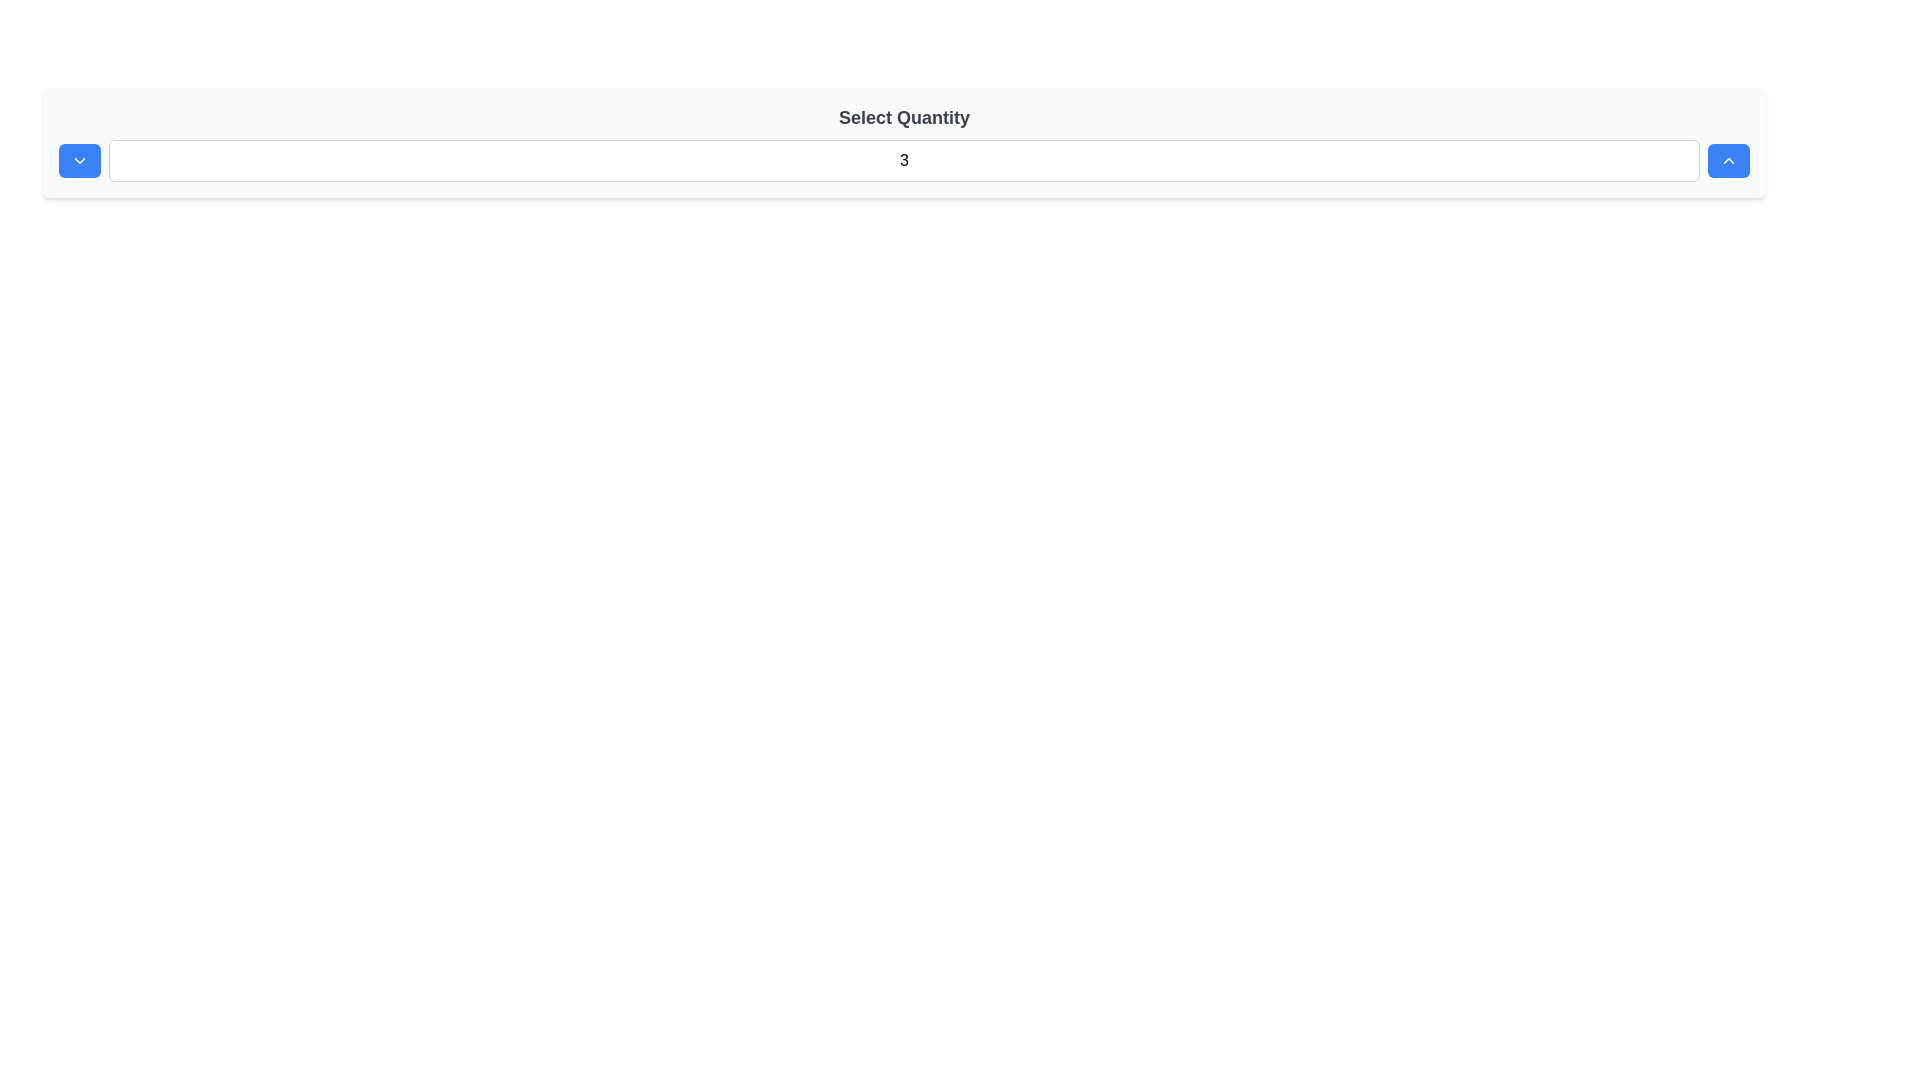  Describe the element at coordinates (80, 160) in the screenshot. I see `the decrement button located to the far left of the input field to decrease the numeric value` at that location.